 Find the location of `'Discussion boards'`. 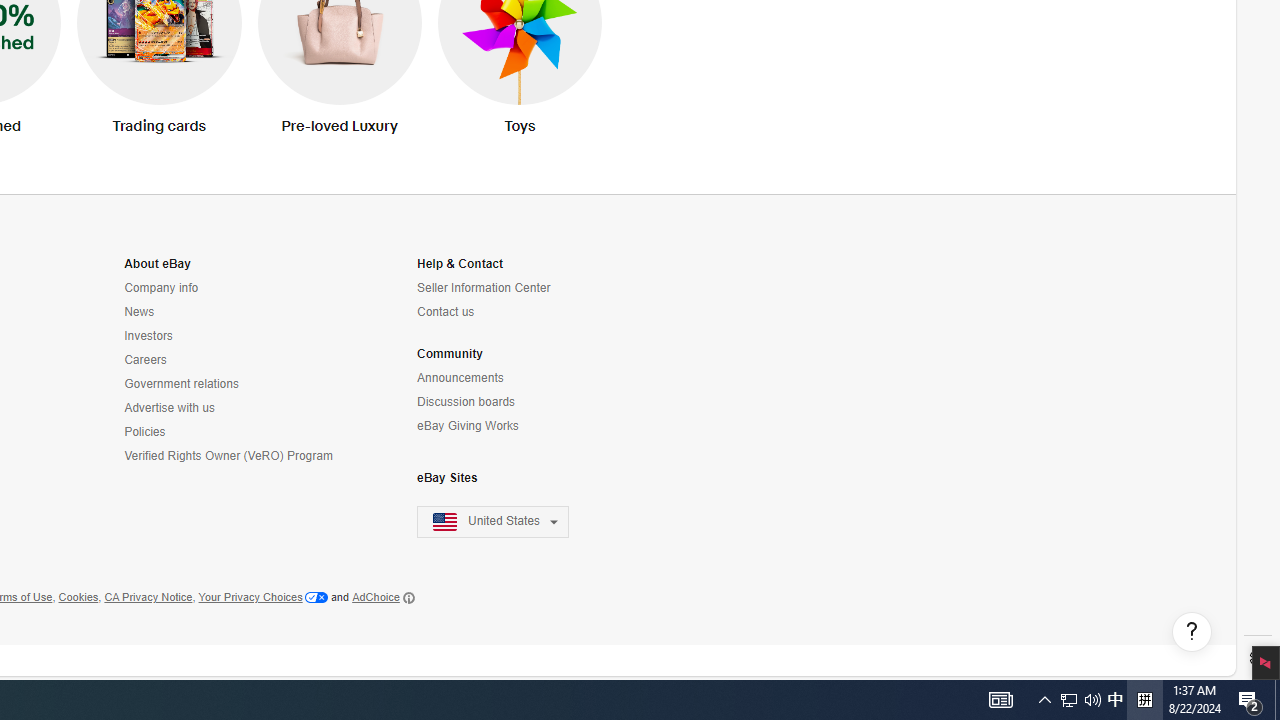

'Discussion boards' is located at coordinates (505, 402).